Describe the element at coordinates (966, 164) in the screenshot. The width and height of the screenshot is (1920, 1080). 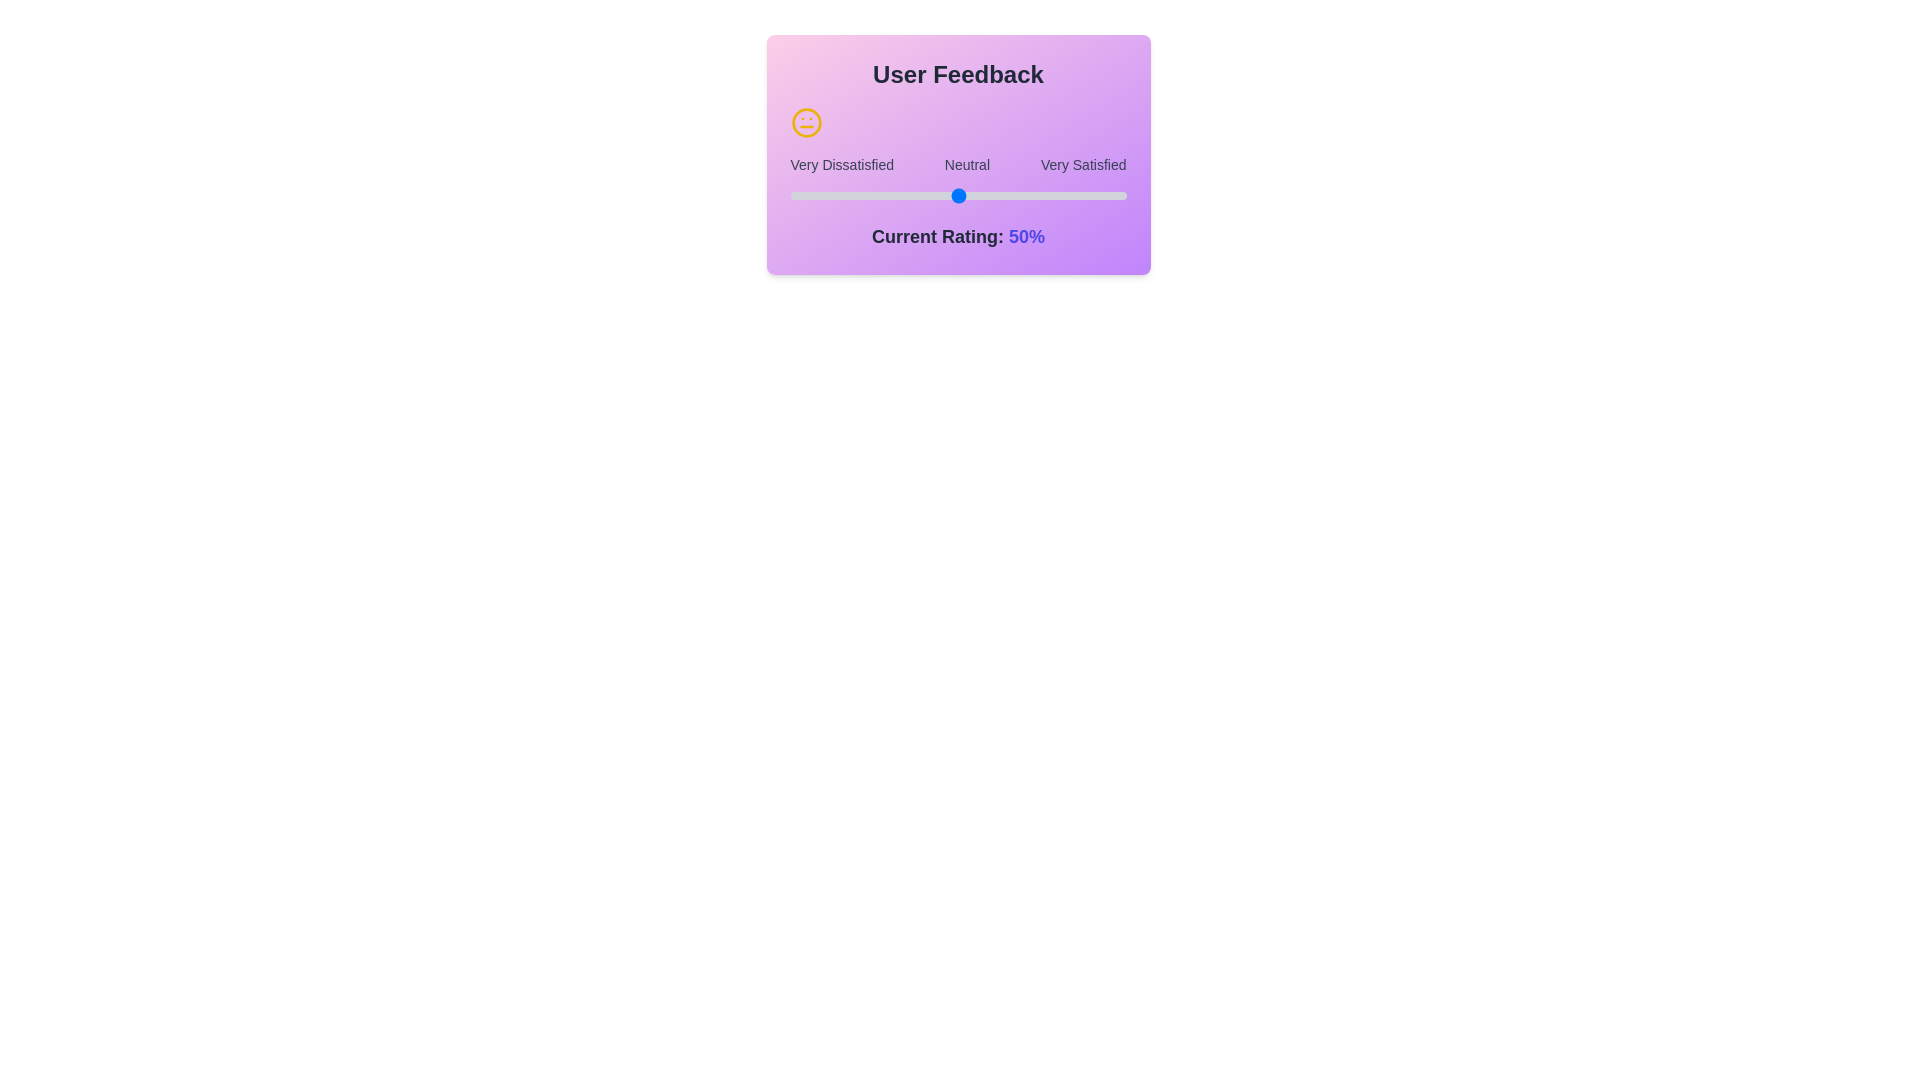
I see `the text label Neutral to select it` at that location.